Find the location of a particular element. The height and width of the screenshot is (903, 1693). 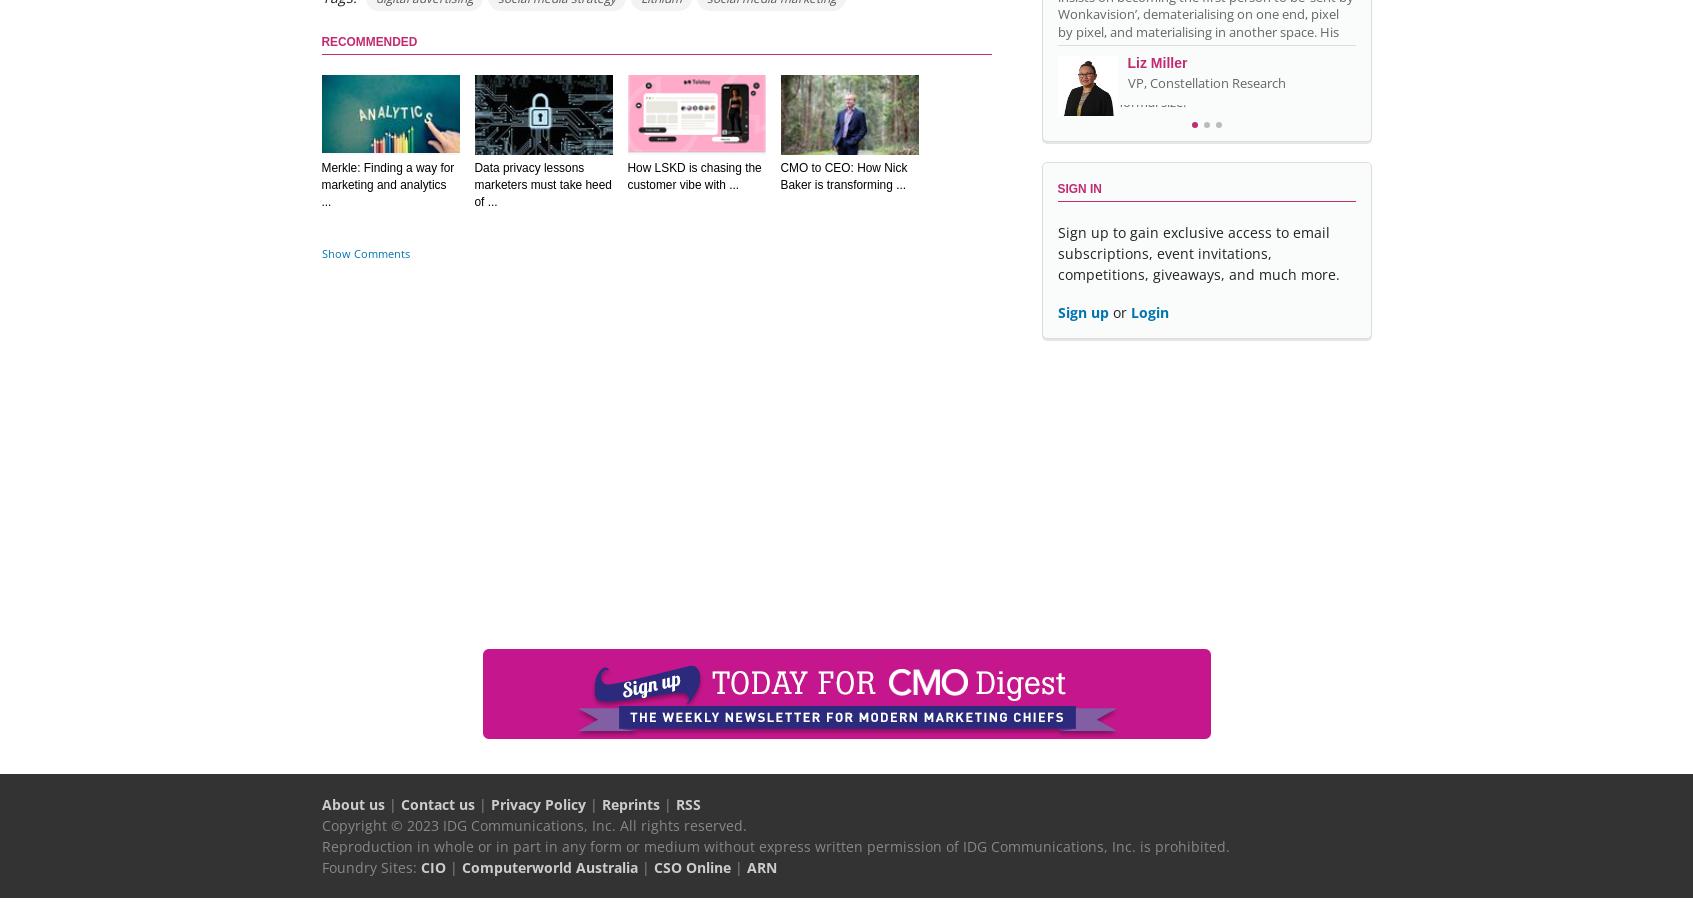

'Contact us' is located at coordinates (435, 803).